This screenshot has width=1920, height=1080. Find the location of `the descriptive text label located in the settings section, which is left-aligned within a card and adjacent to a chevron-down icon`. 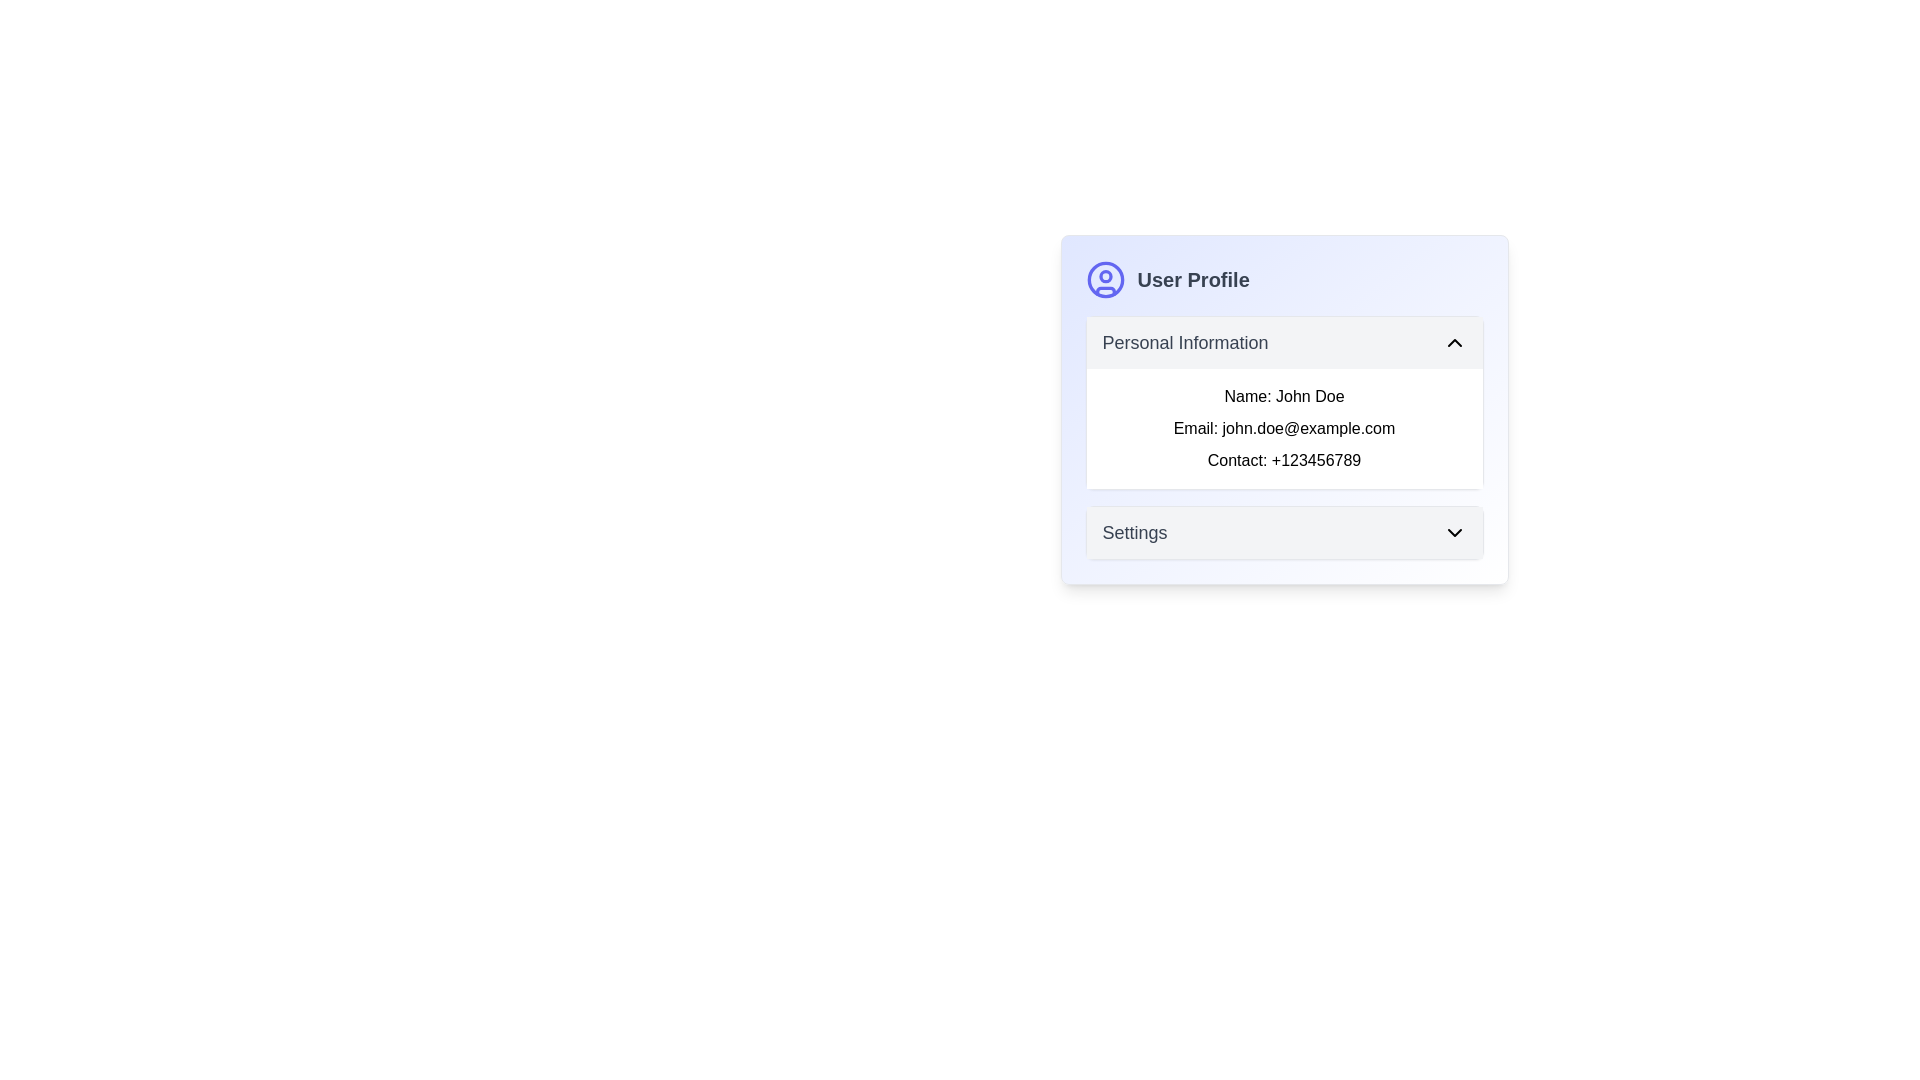

the descriptive text label located in the settings section, which is left-aligned within a card and adjacent to a chevron-down icon is located at coordinates (1135, 531).